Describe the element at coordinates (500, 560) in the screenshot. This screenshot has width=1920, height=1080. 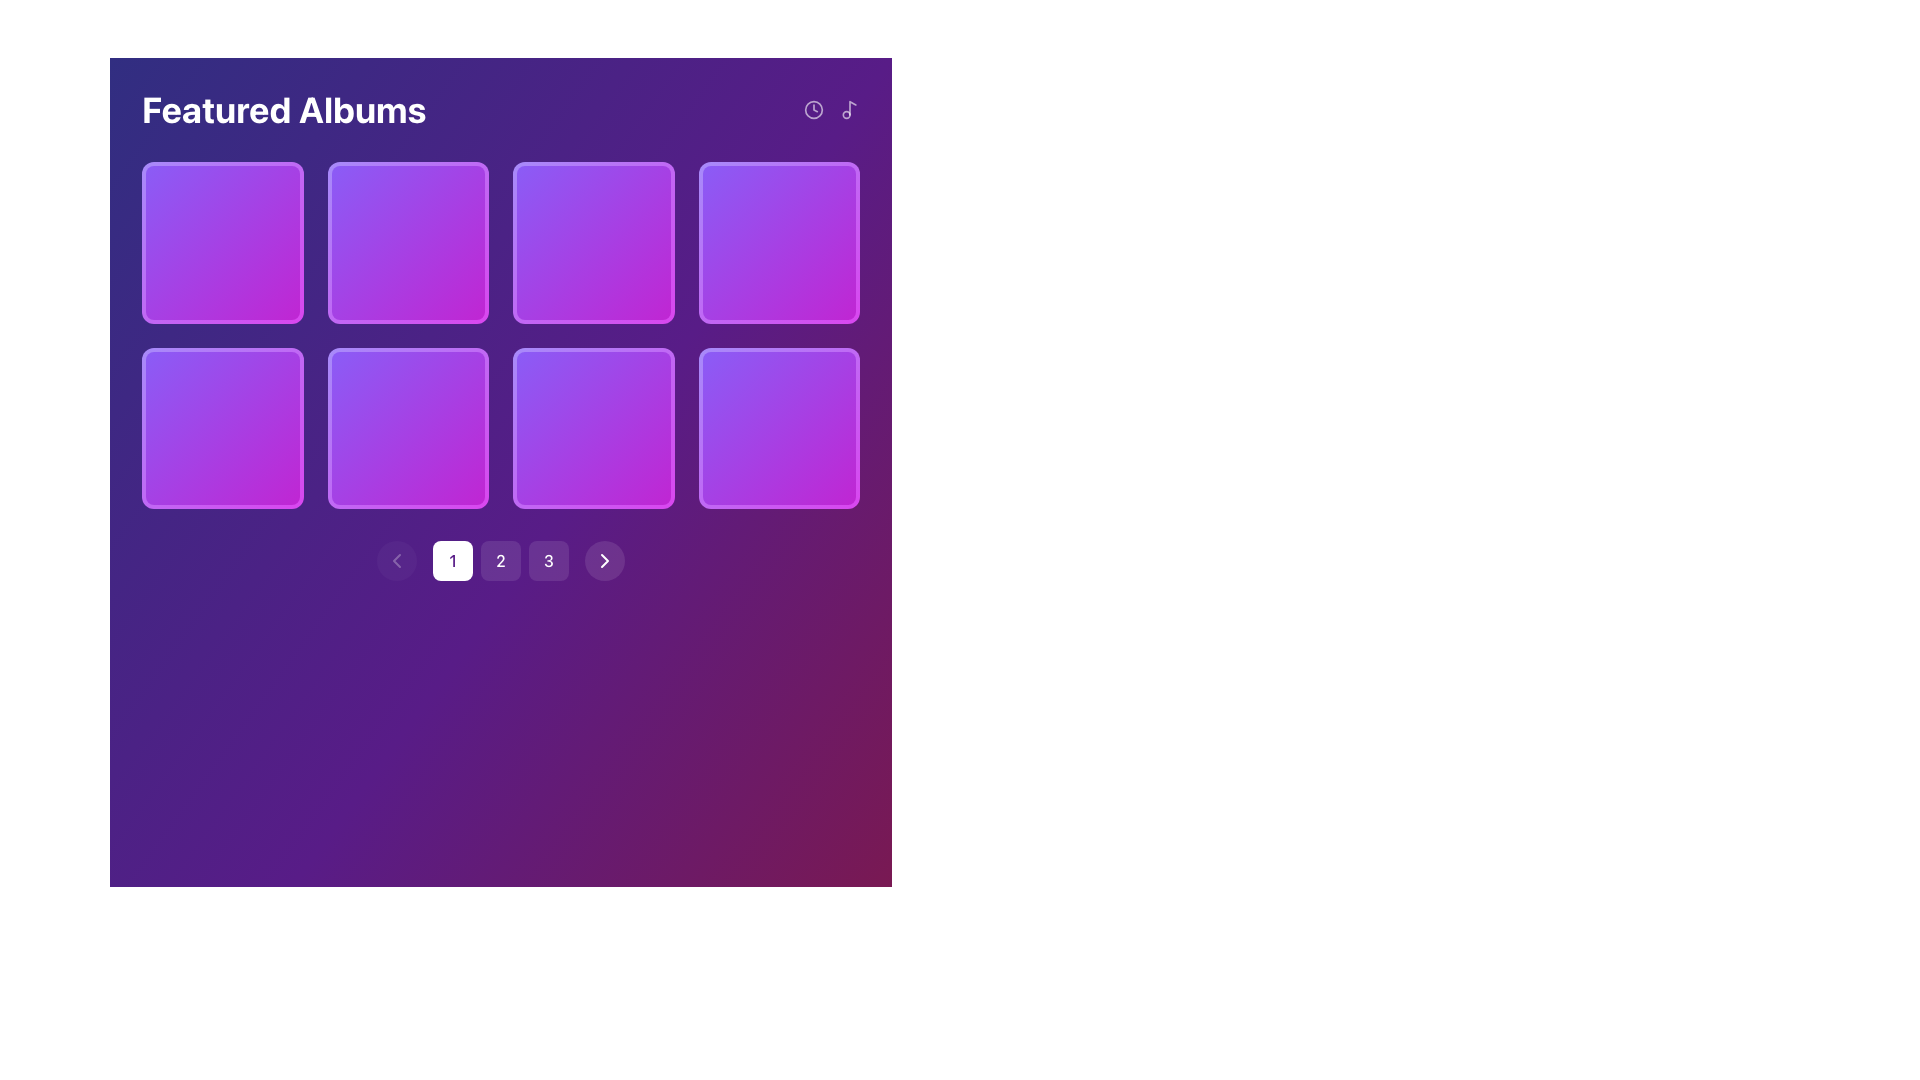
I see `the circular button icon with a white number '2' centered in a purple background, located in the pagination bar below the album grid` at that location.